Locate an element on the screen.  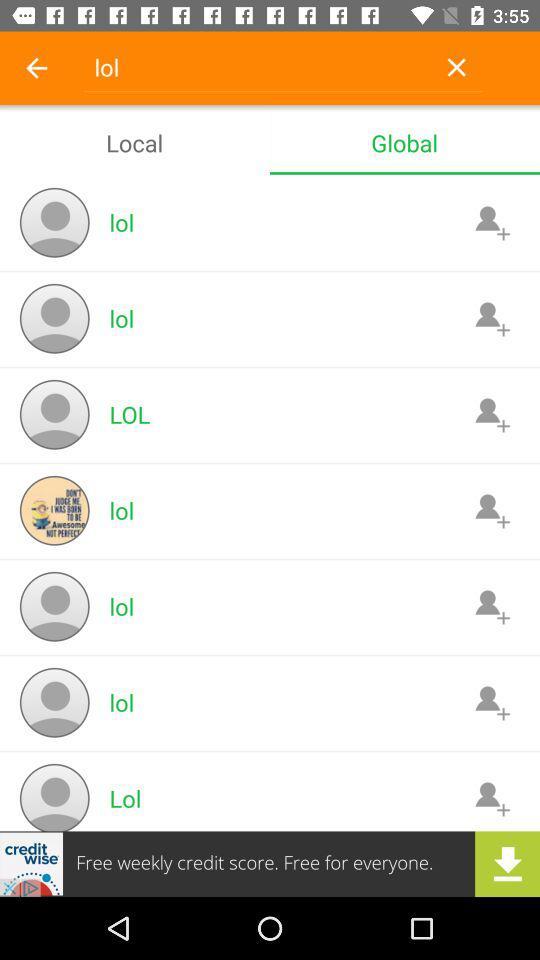
entry information is located at coordinates (491, 798).